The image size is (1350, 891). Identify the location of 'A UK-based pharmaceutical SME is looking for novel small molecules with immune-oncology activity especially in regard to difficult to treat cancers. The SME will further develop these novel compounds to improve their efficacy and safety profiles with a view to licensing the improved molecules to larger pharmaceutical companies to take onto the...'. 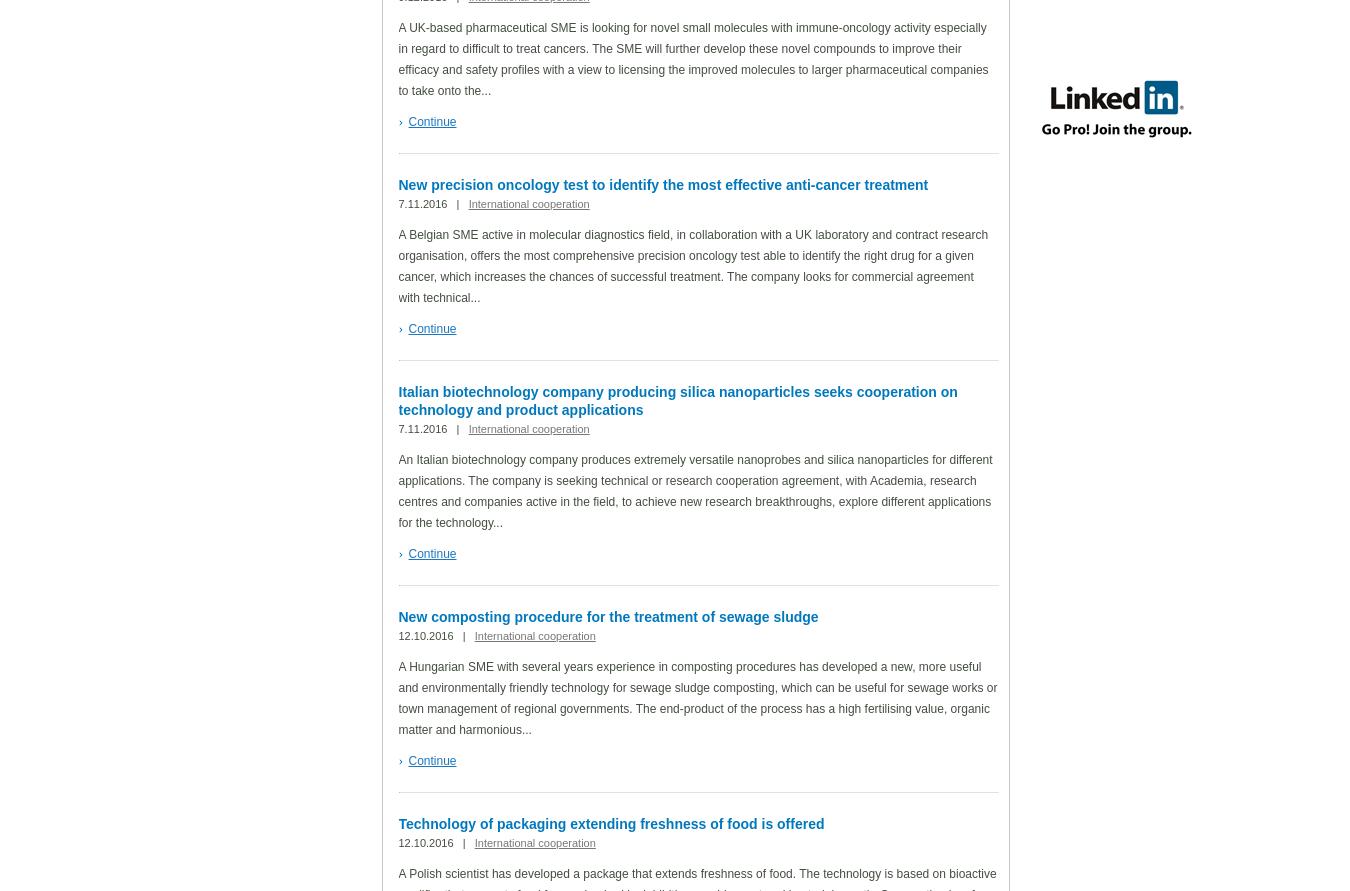
(691, 59).